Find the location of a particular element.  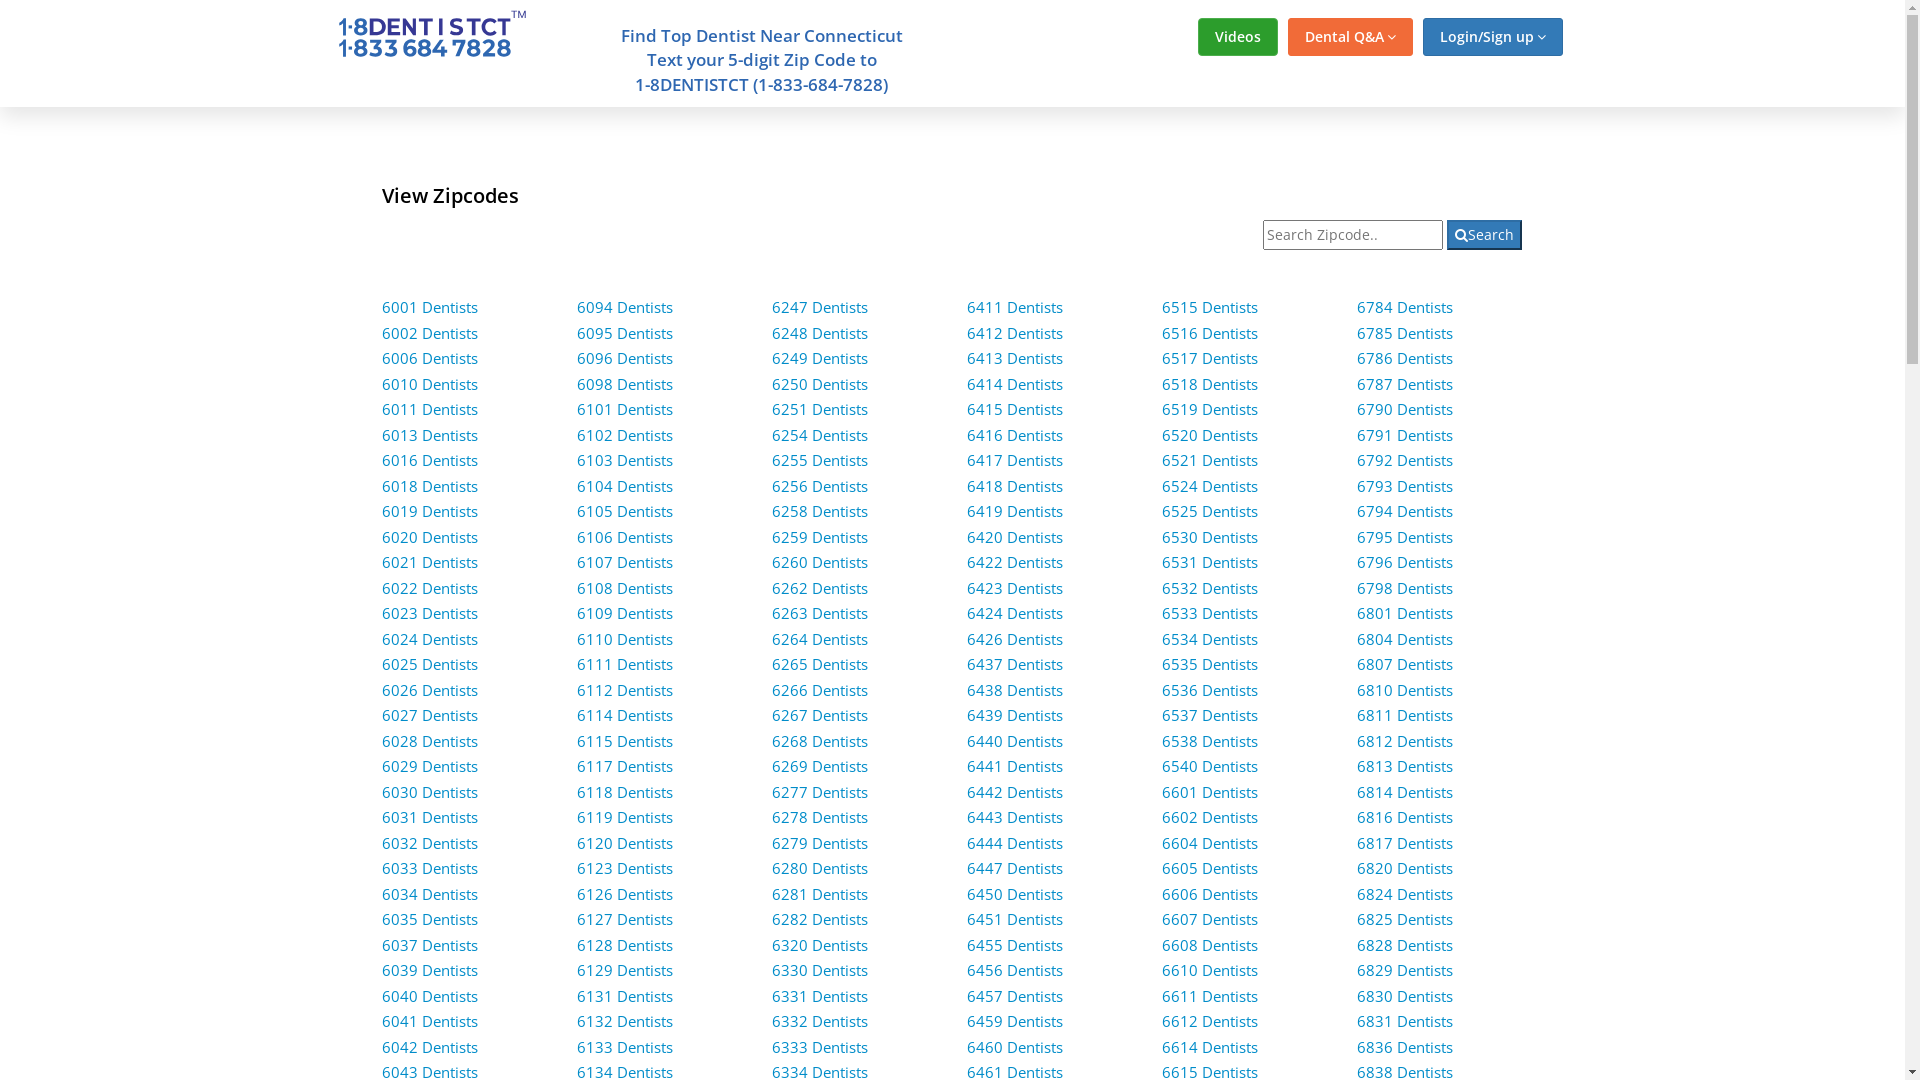

'6534 Dentists' is located at coordinates (1208, 639).